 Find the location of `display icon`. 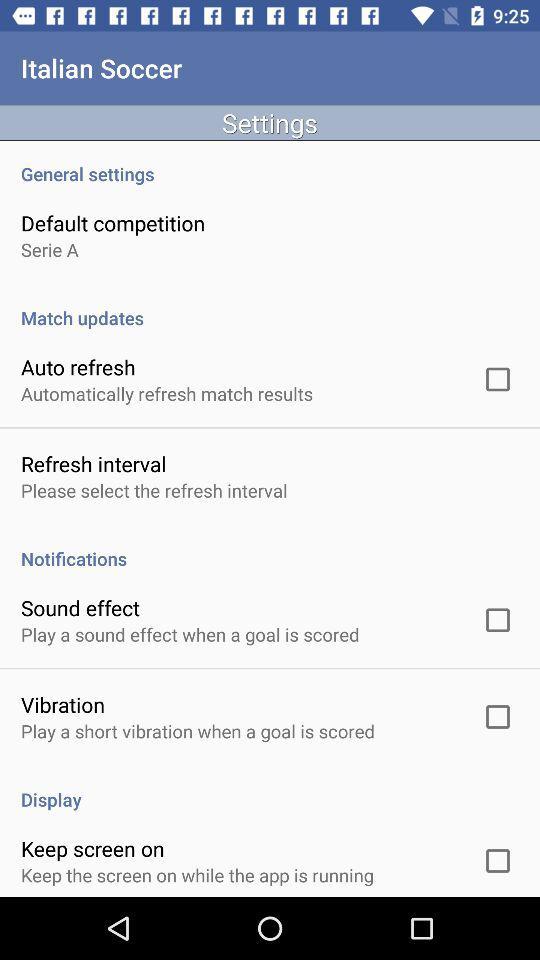

display icon is located at coordinates (270, 789).